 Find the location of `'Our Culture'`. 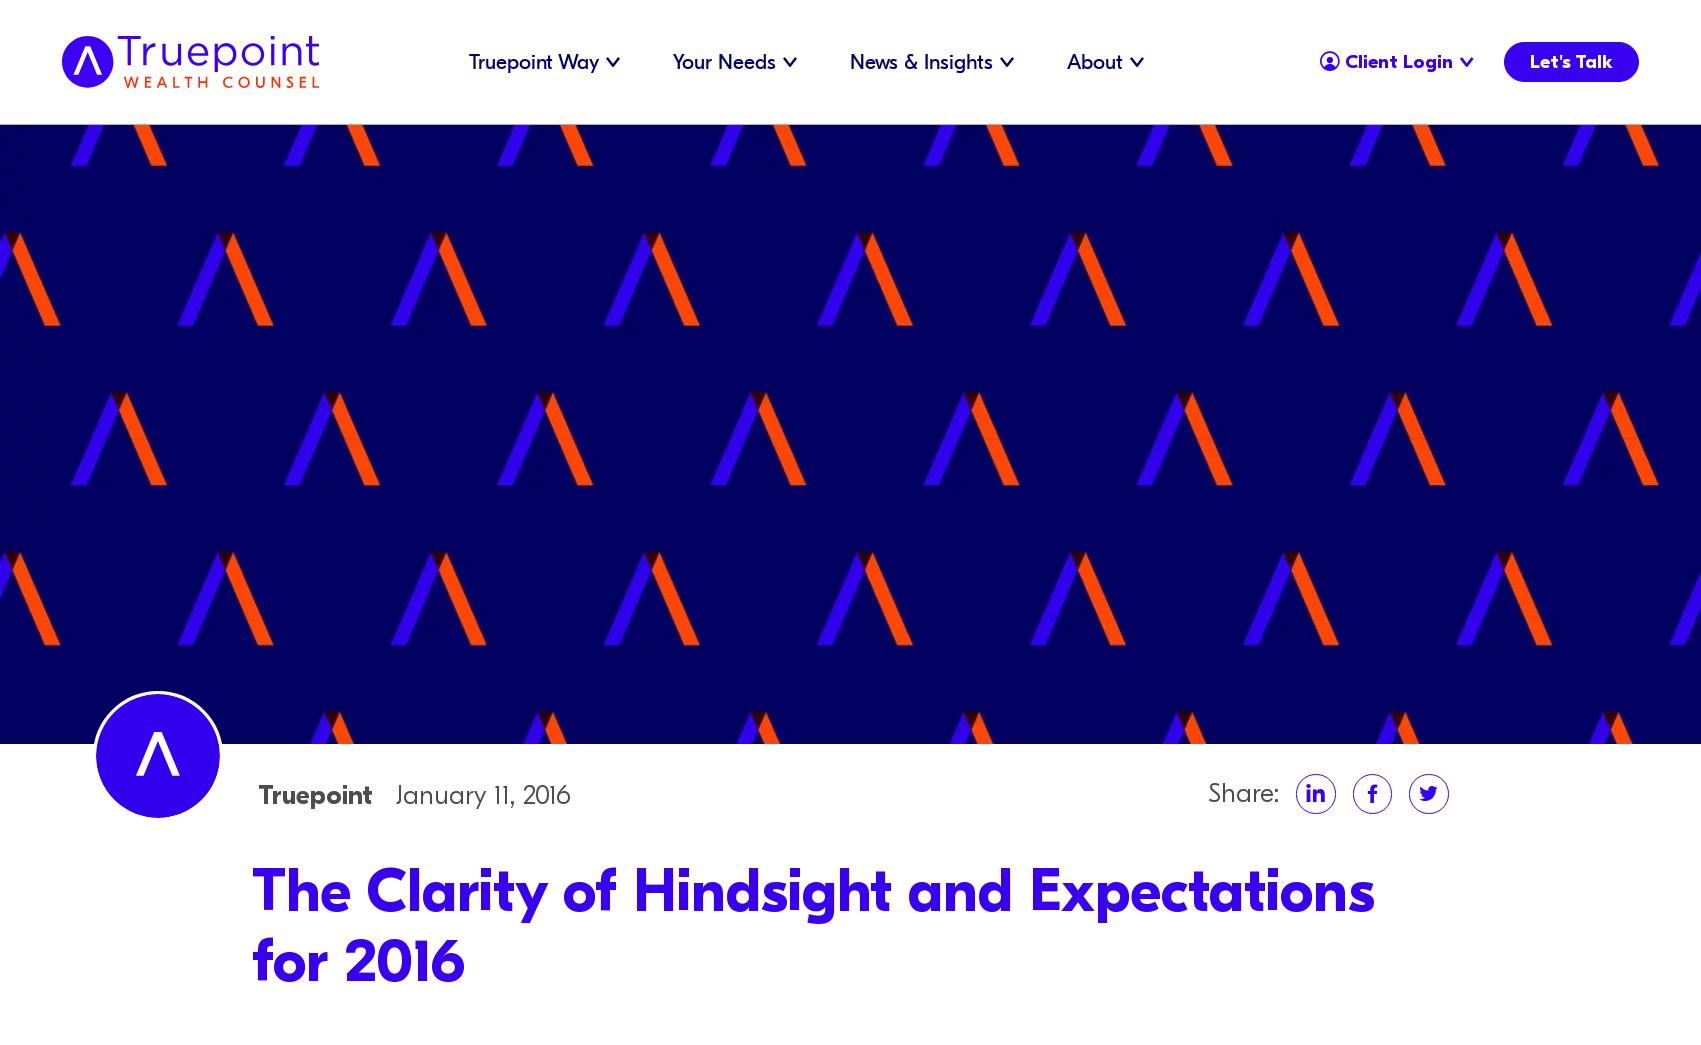

'Our Culture' is located at coordinates (421, 84).